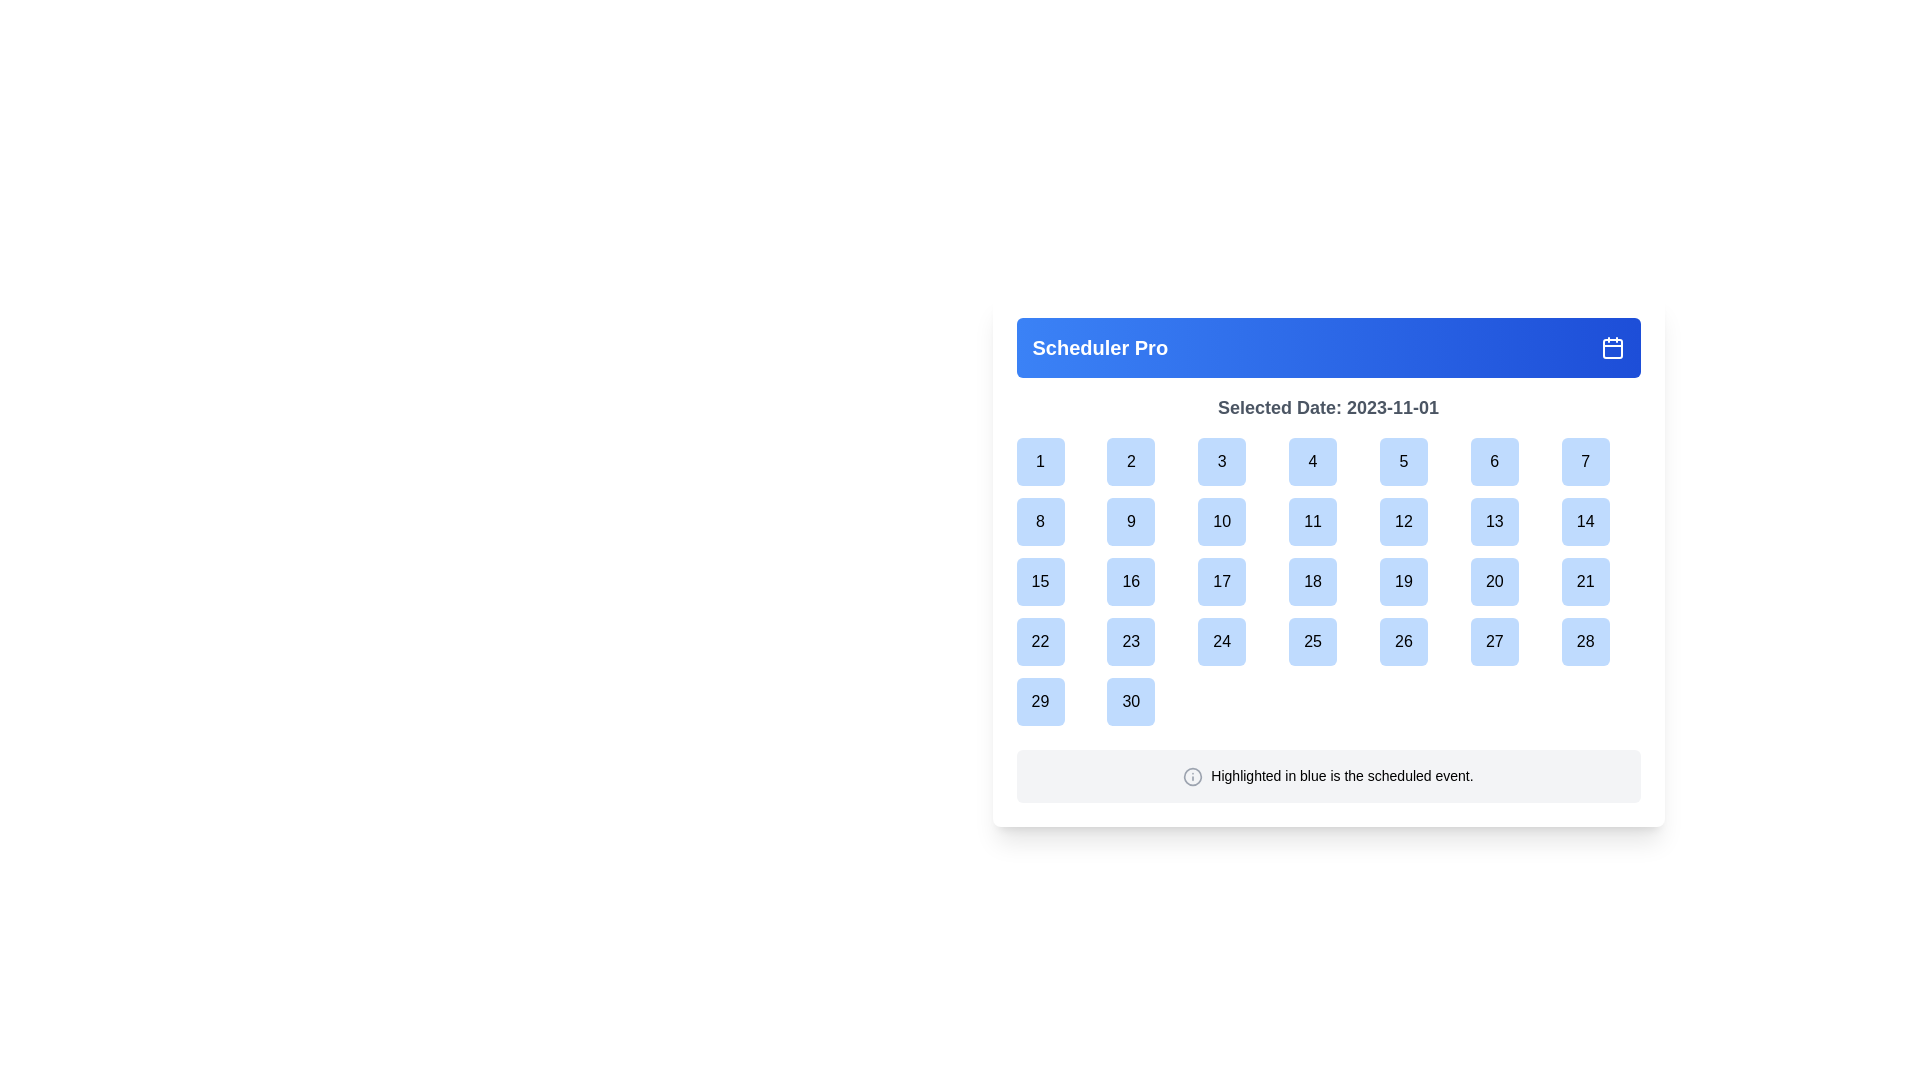 The width and height of the screenshot is (1920, 1080). What do you see at coordinates (1221, 462) in the screenshot?
I see `the square button with a light blue background that contains the number '3' in black text to activate its hover state` at bounding box center [1221, 462].